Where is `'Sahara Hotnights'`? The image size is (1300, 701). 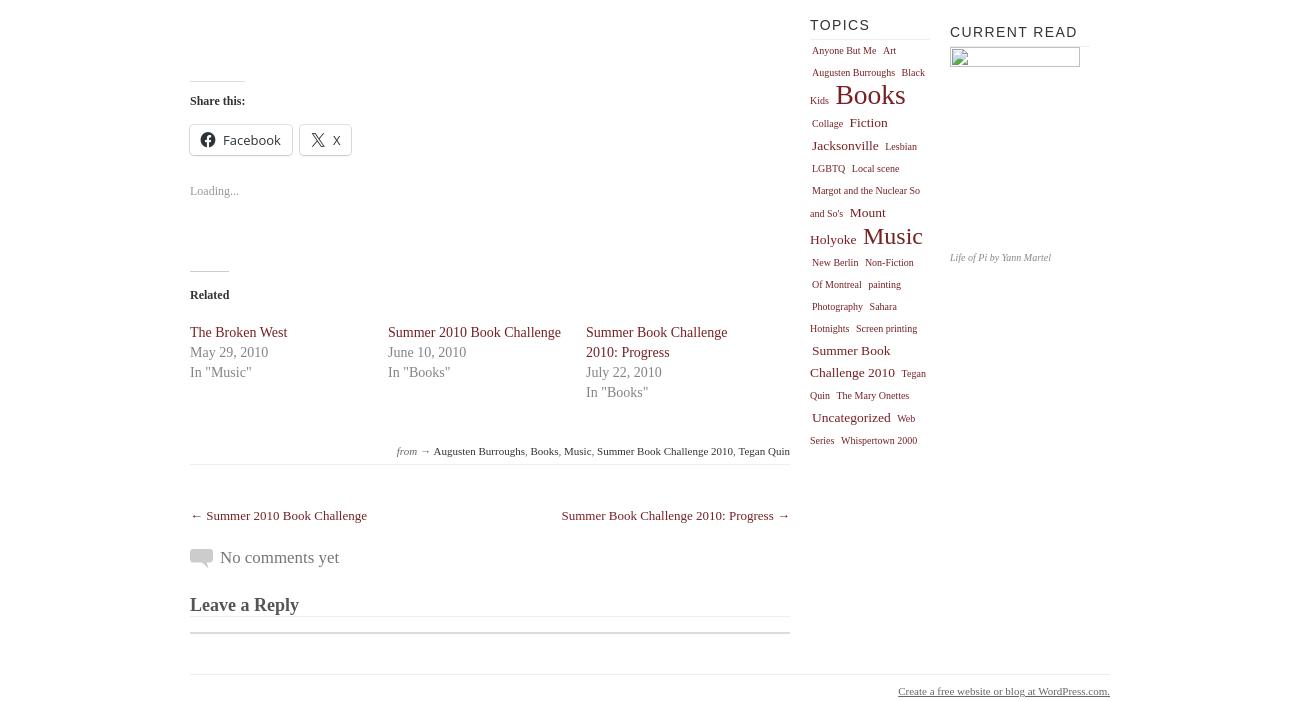
'Sahara Hotnights' is located at coordinates (809, 316).